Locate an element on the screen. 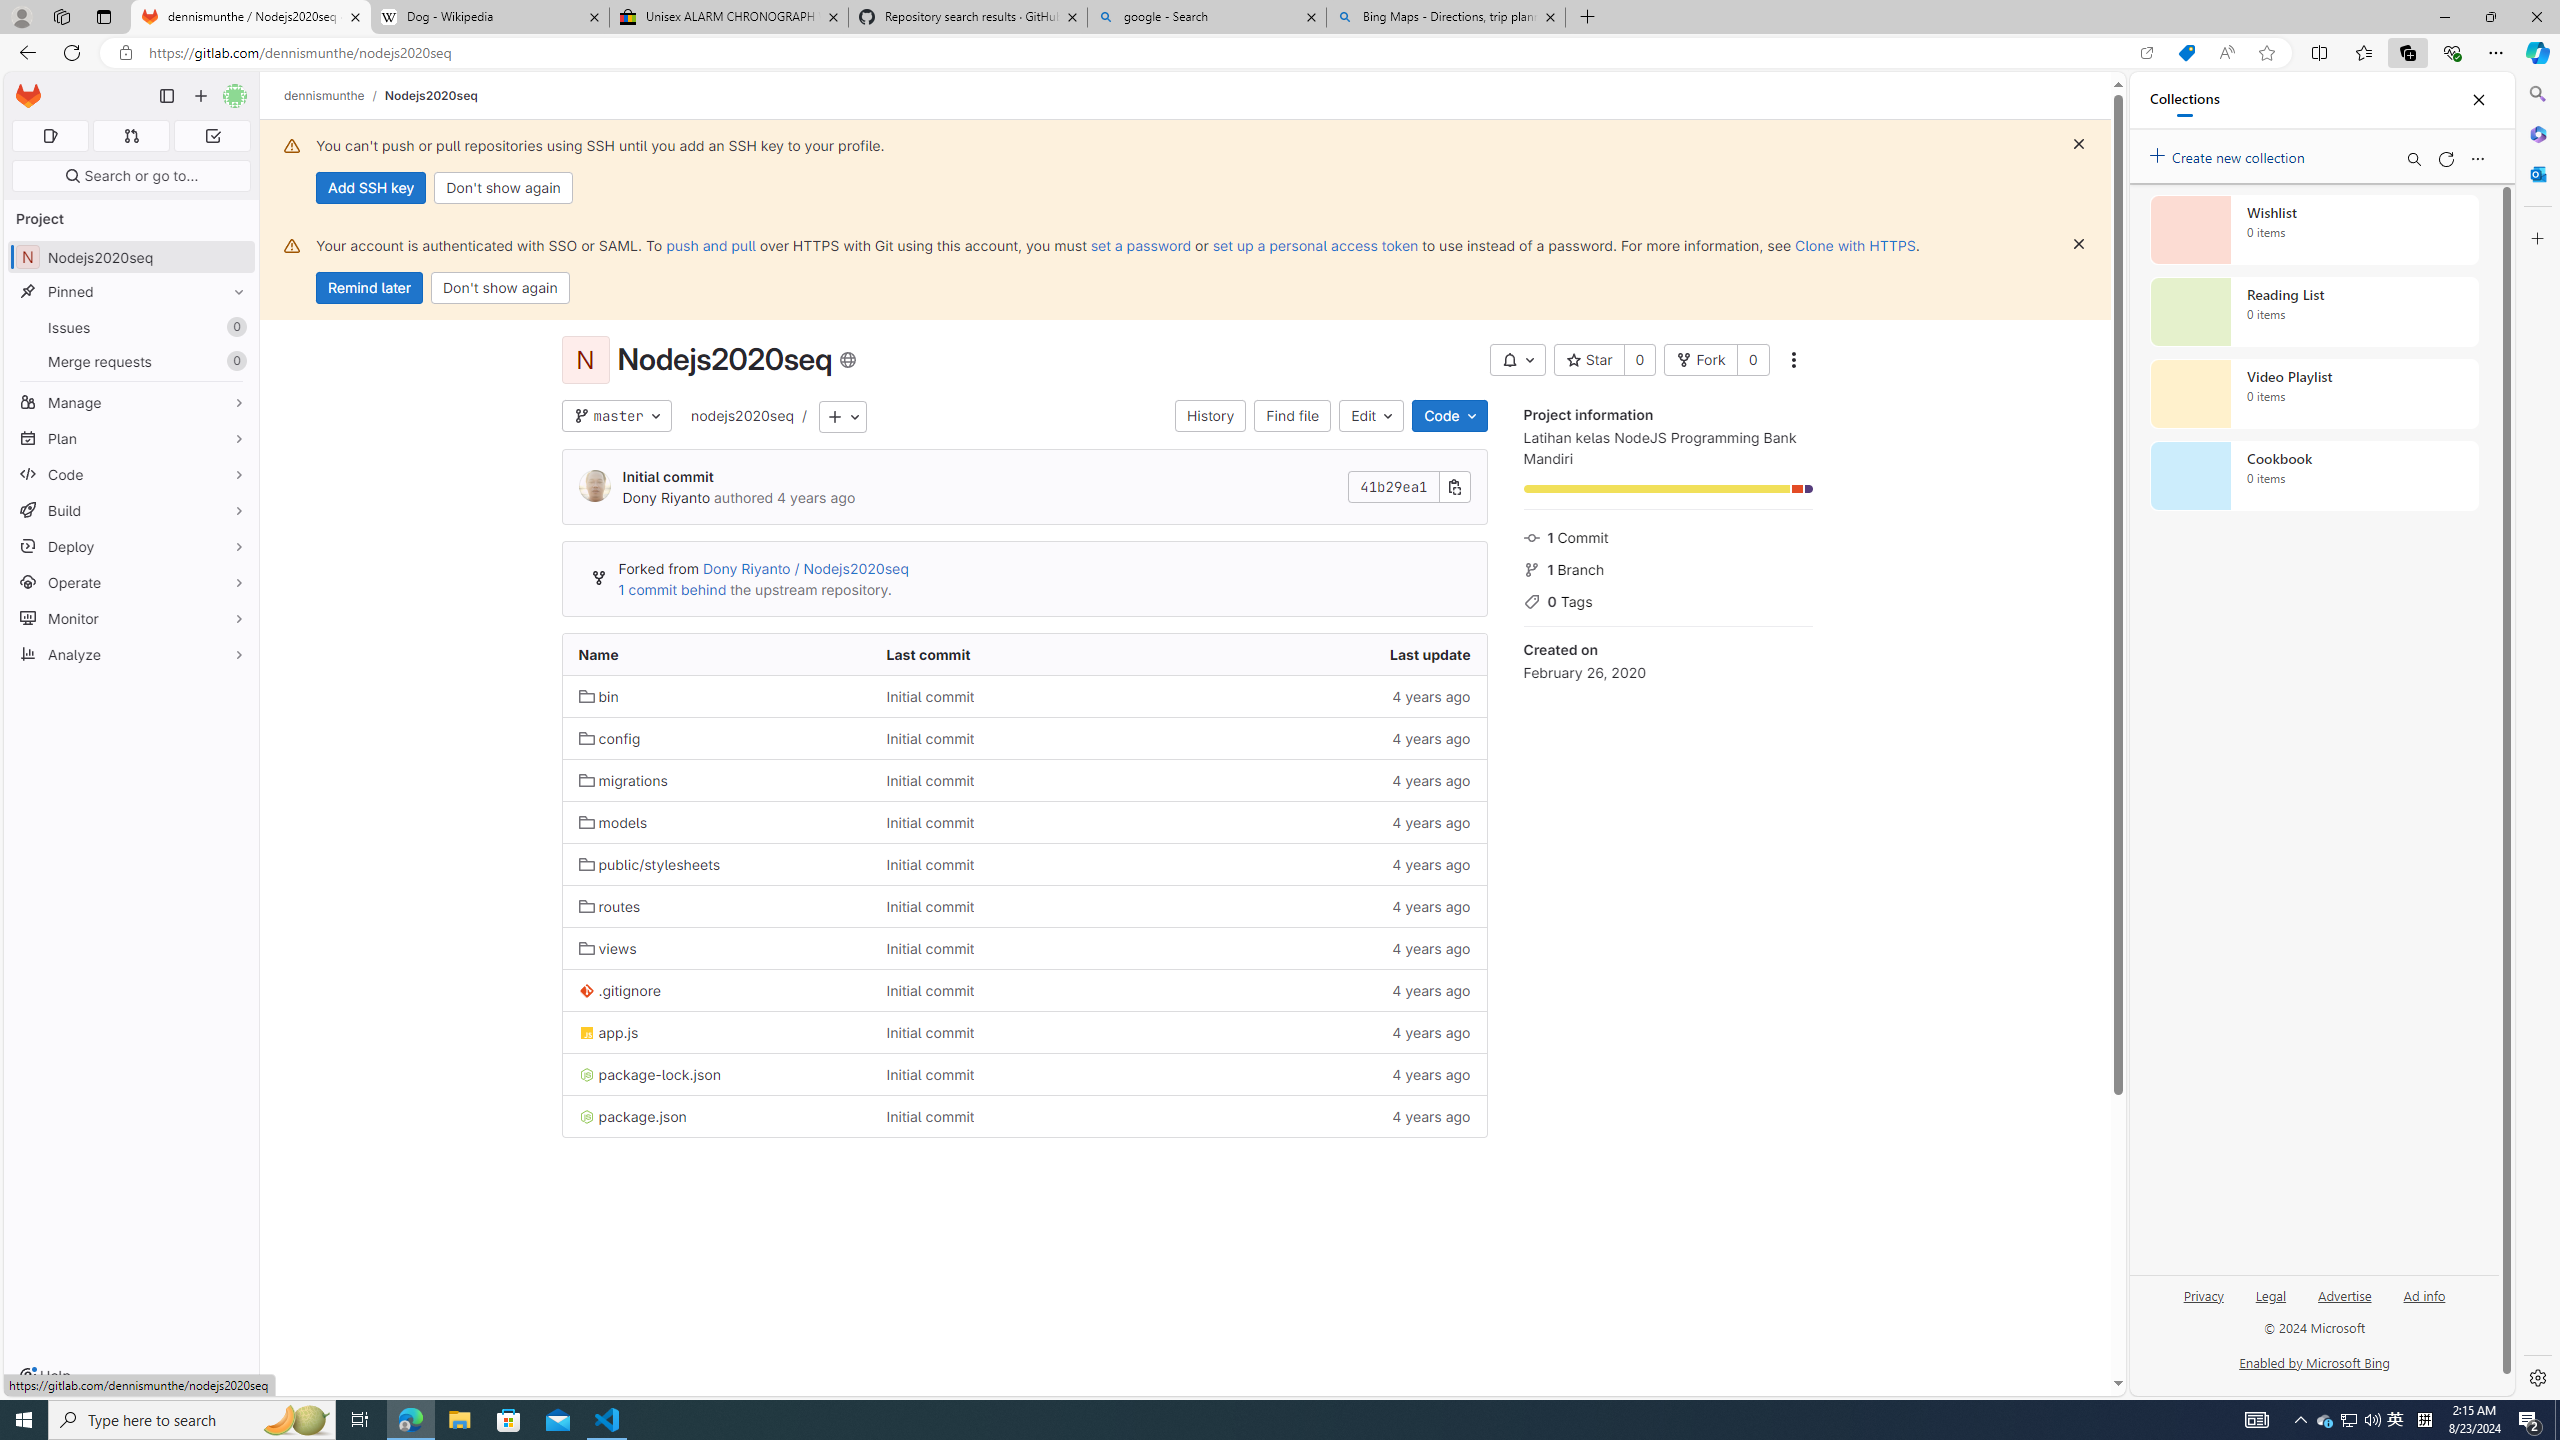 The width and height of the screenshot is (2560, 1440). '4 years ago' is located at coordinates (1332, 1115).